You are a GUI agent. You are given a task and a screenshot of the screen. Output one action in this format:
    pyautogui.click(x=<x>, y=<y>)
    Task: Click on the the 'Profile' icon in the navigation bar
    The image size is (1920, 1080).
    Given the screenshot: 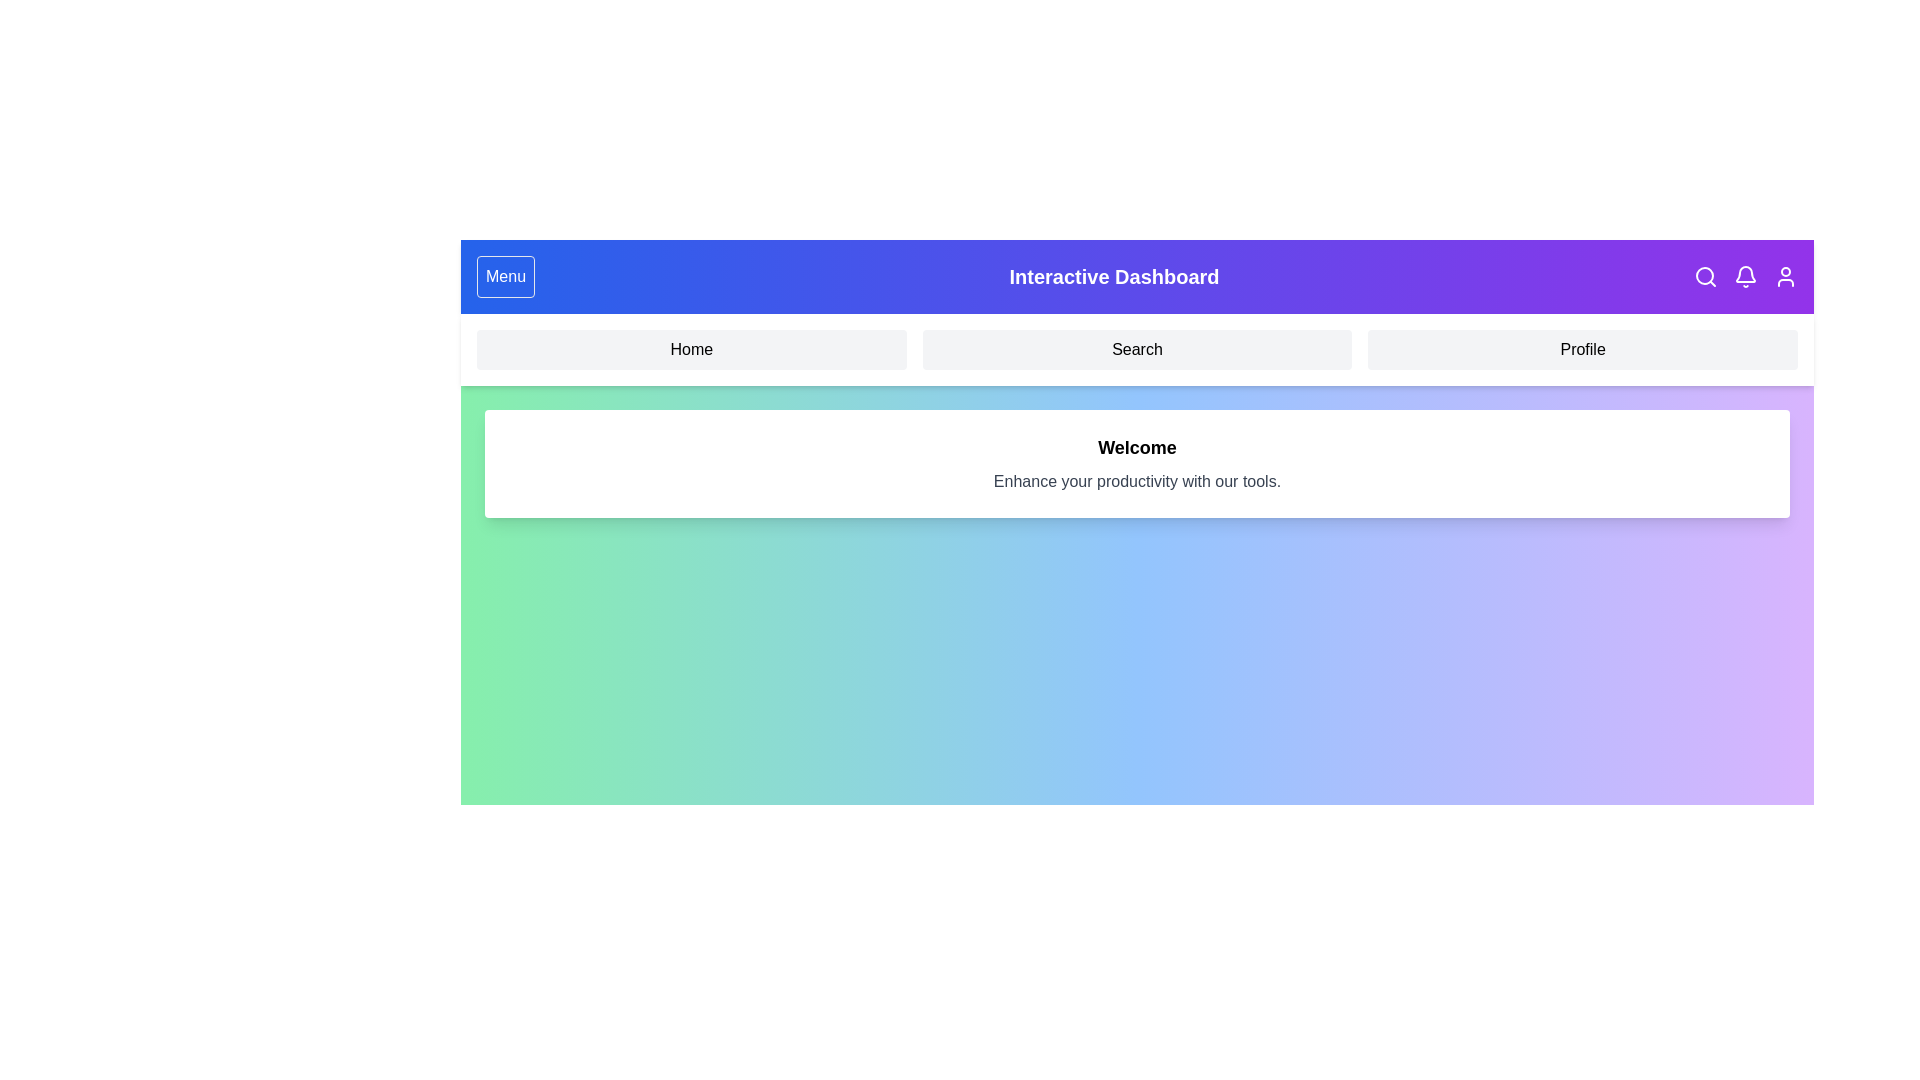 What is the action you would take?
    pyautogui.click(x=1785, y=277)
    